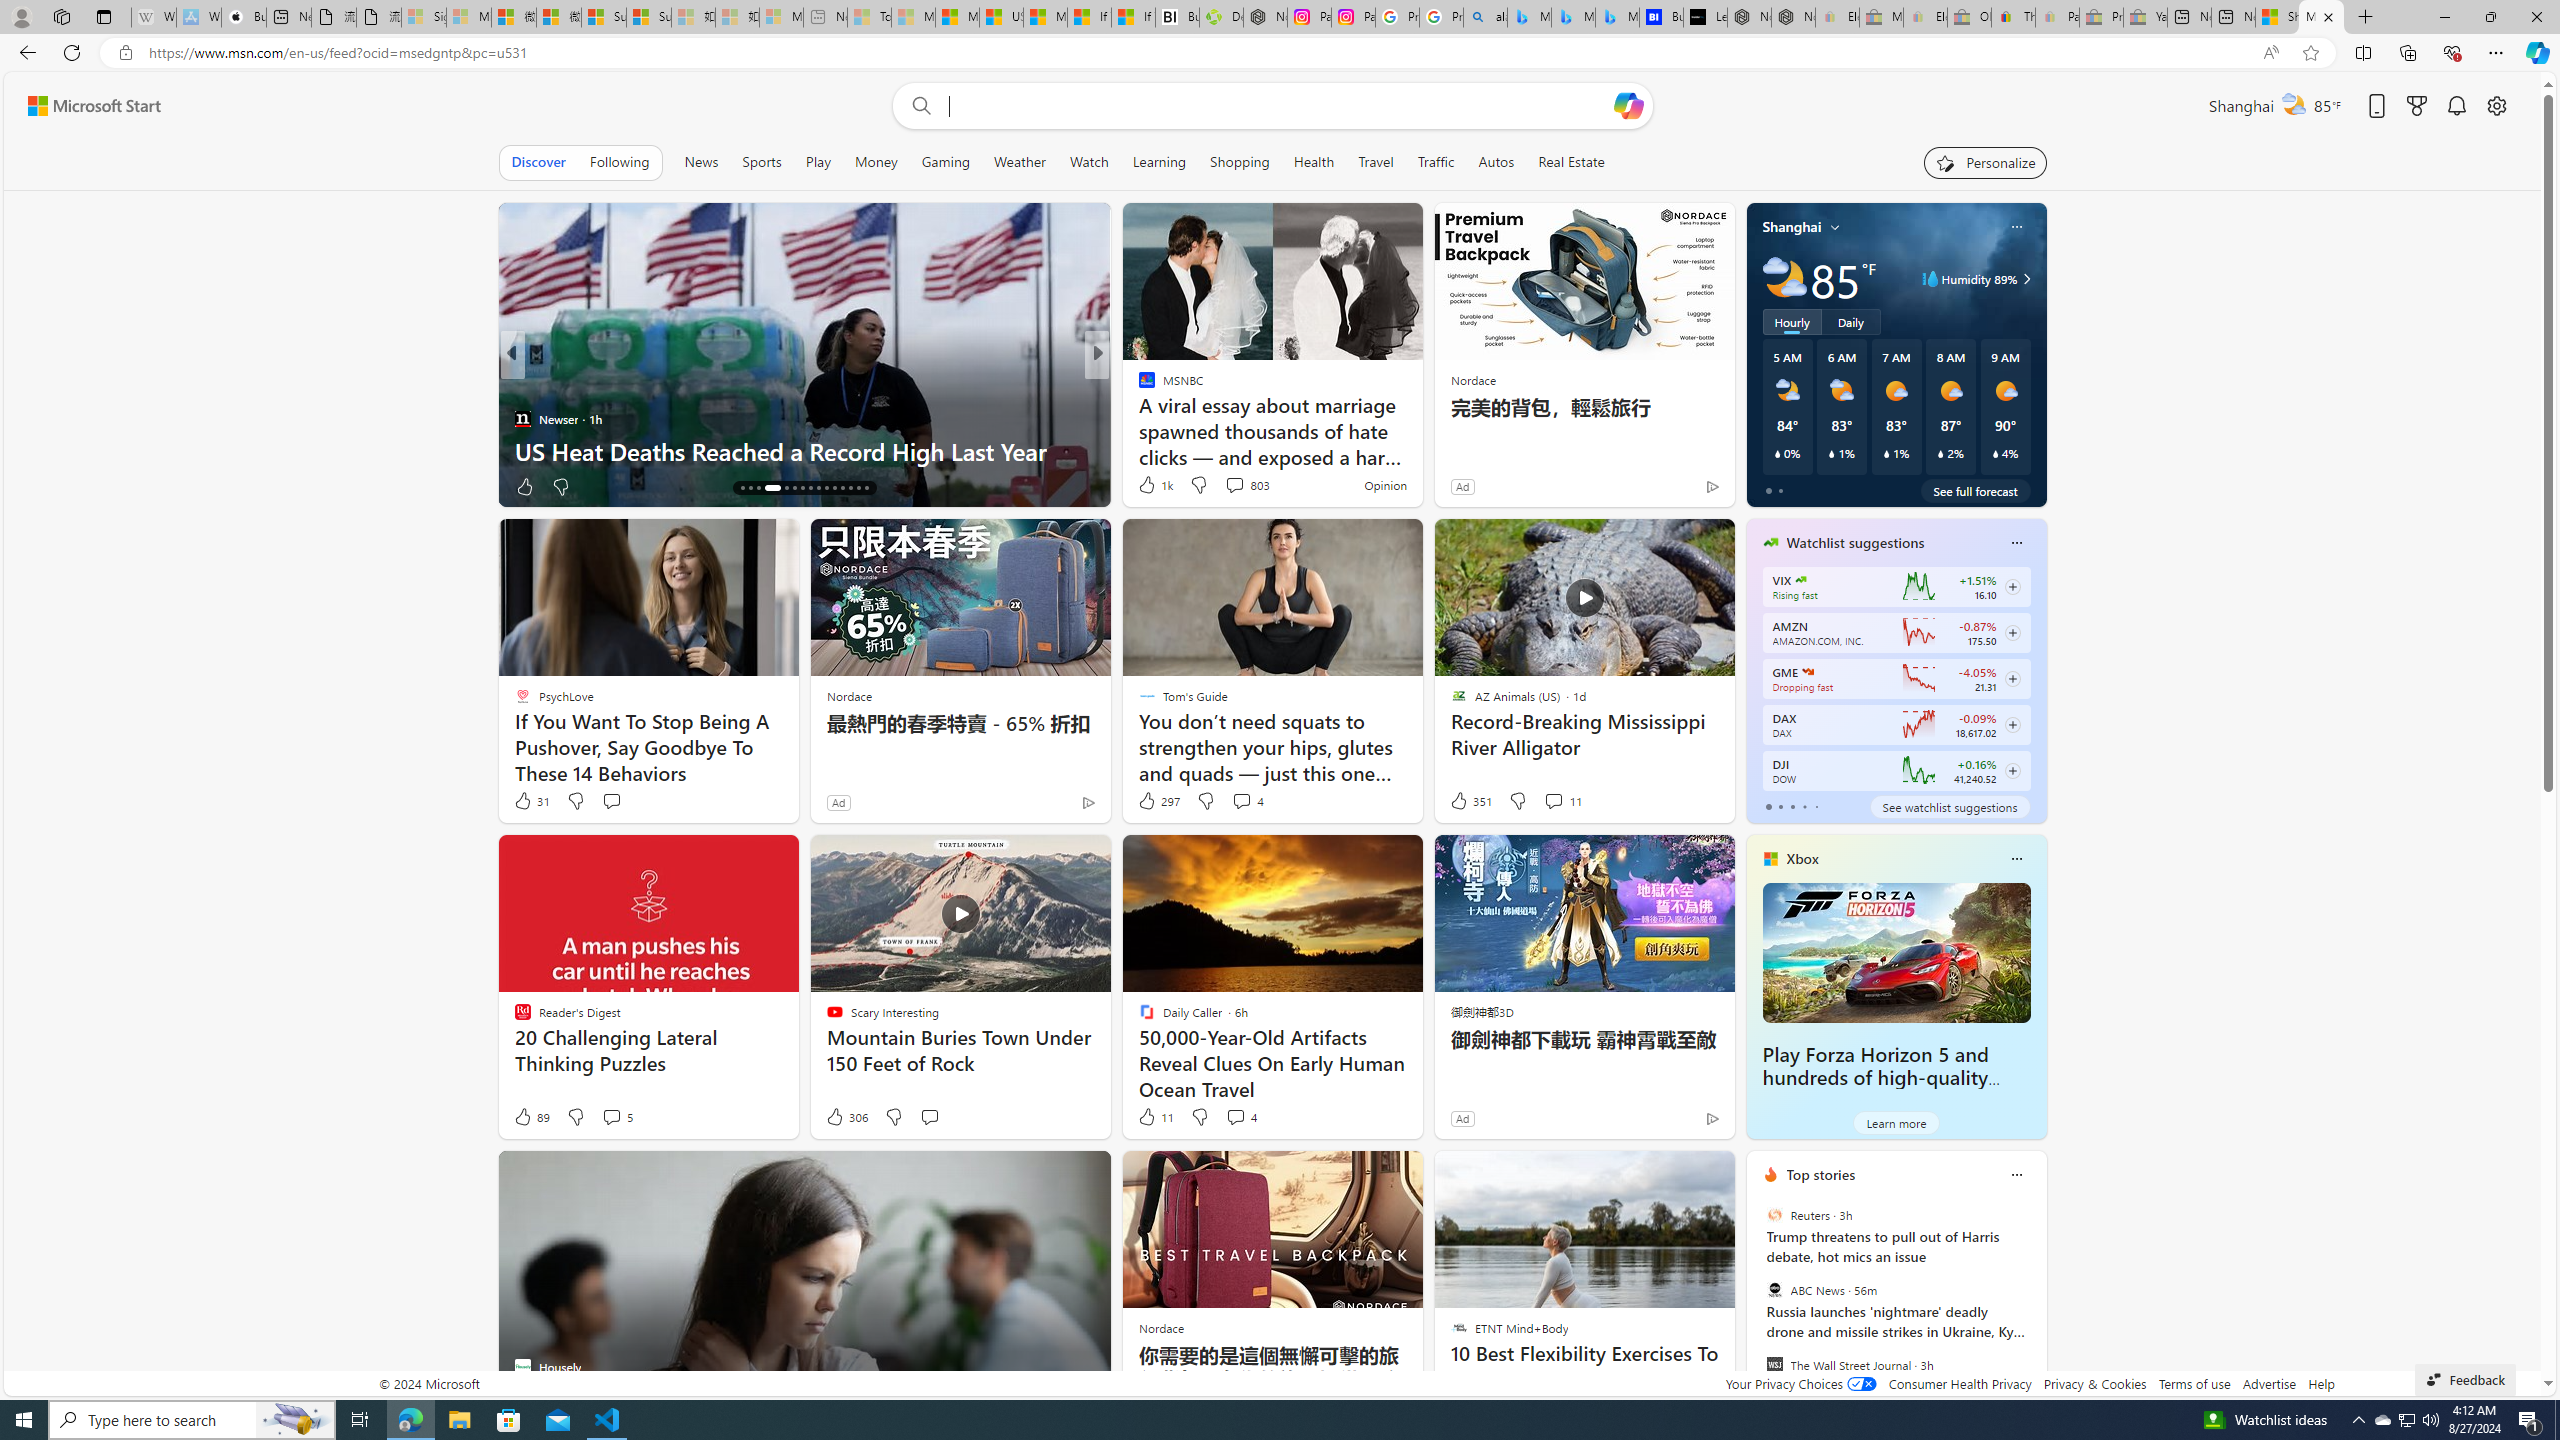 The height and width of the screenshot is (1440, 2560). What do you see at coordinates (2058, 16) in the screenshot?
I see `'Payments Terms of Use | eBay.com - Sleeping'` at bounding box center [2058, 16].